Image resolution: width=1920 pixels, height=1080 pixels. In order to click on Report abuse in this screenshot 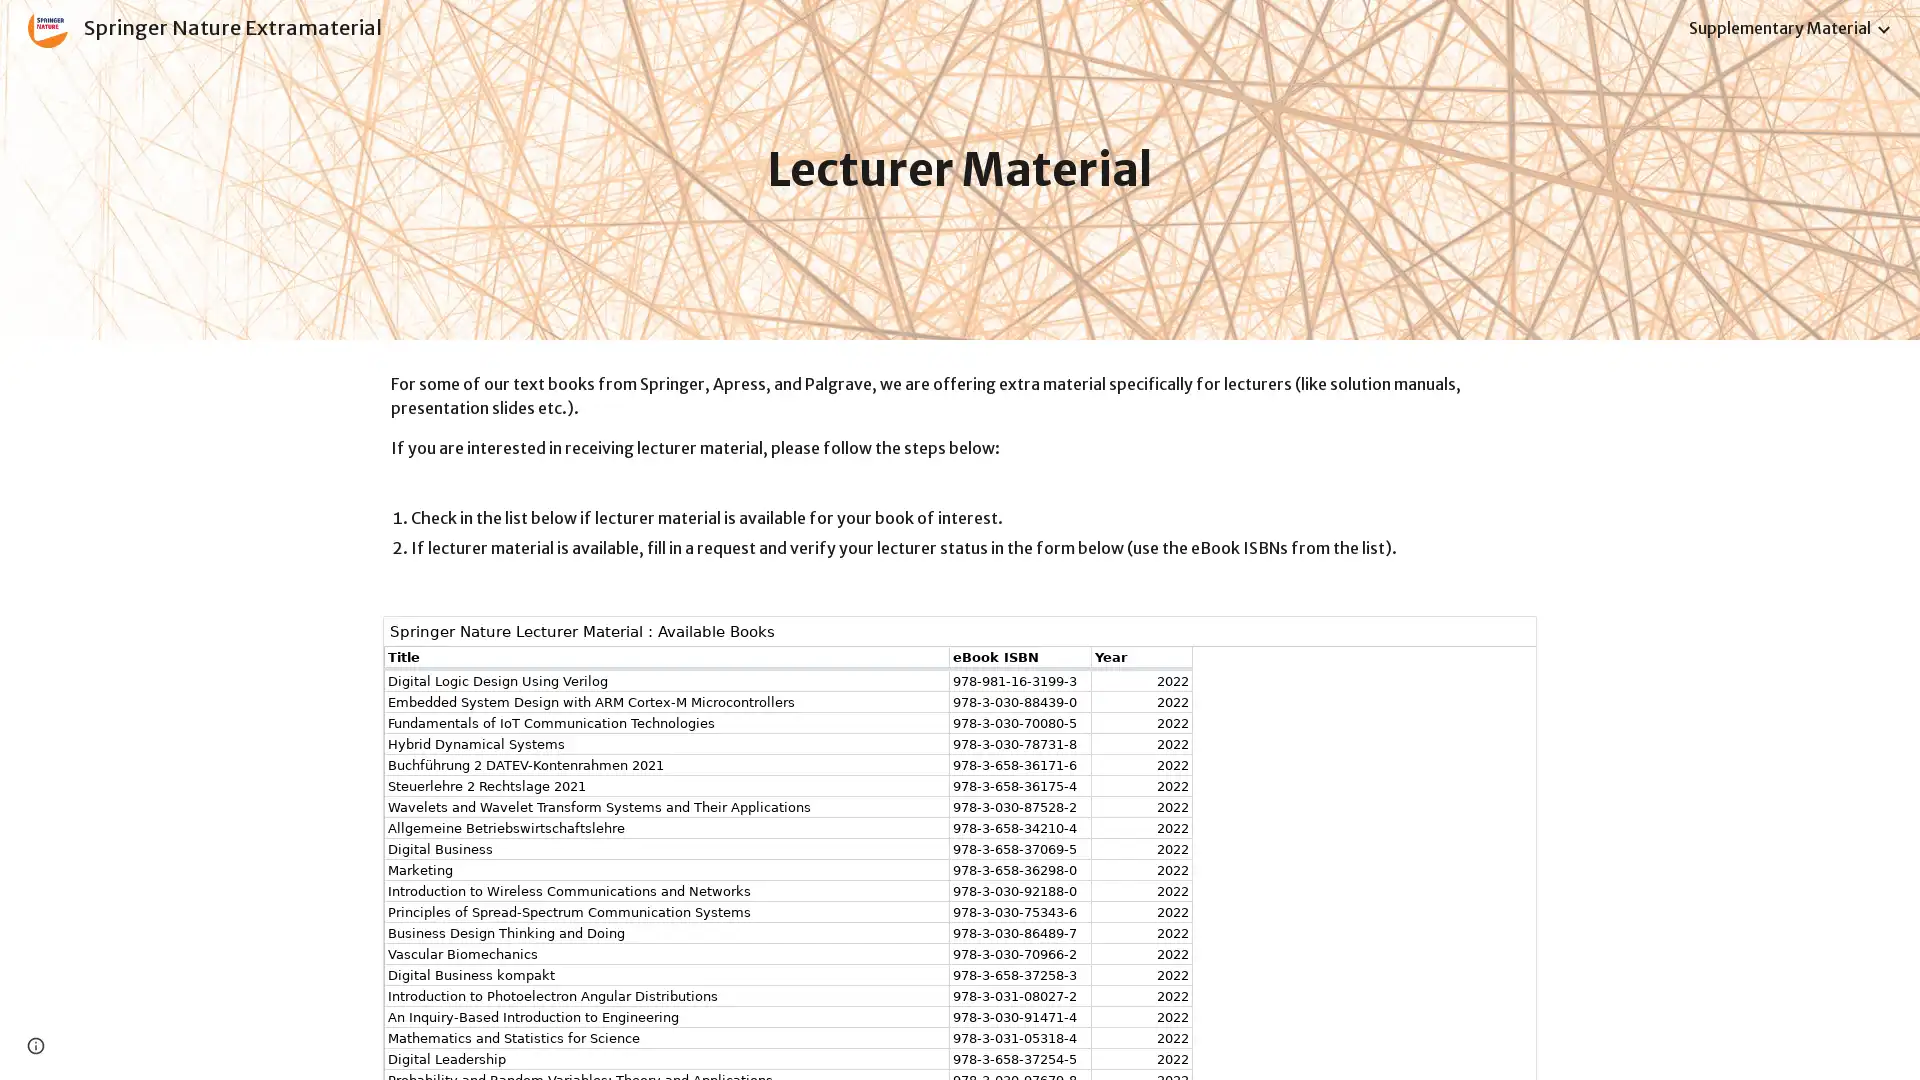, I will do `click(156, 1044)`.